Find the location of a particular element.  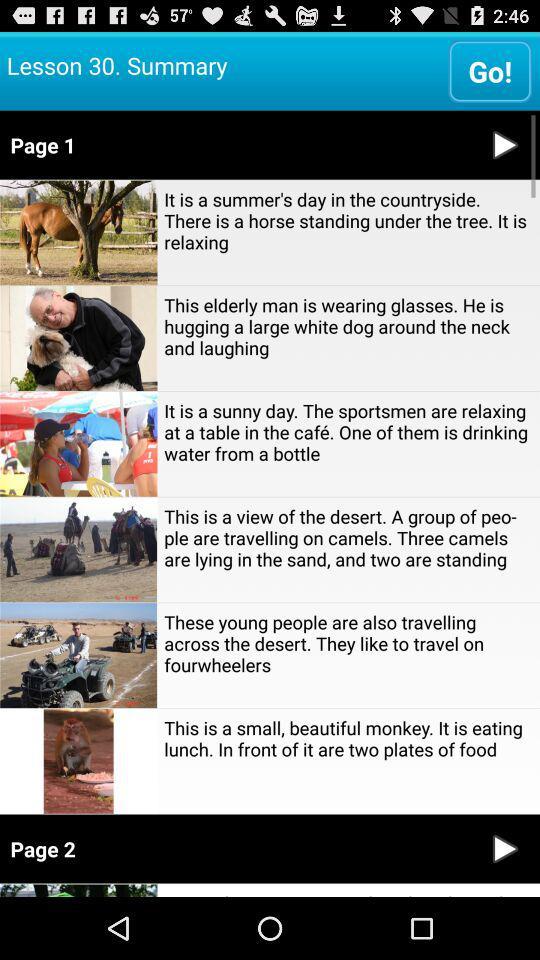

these young people item is located at coordinates (347, 642).